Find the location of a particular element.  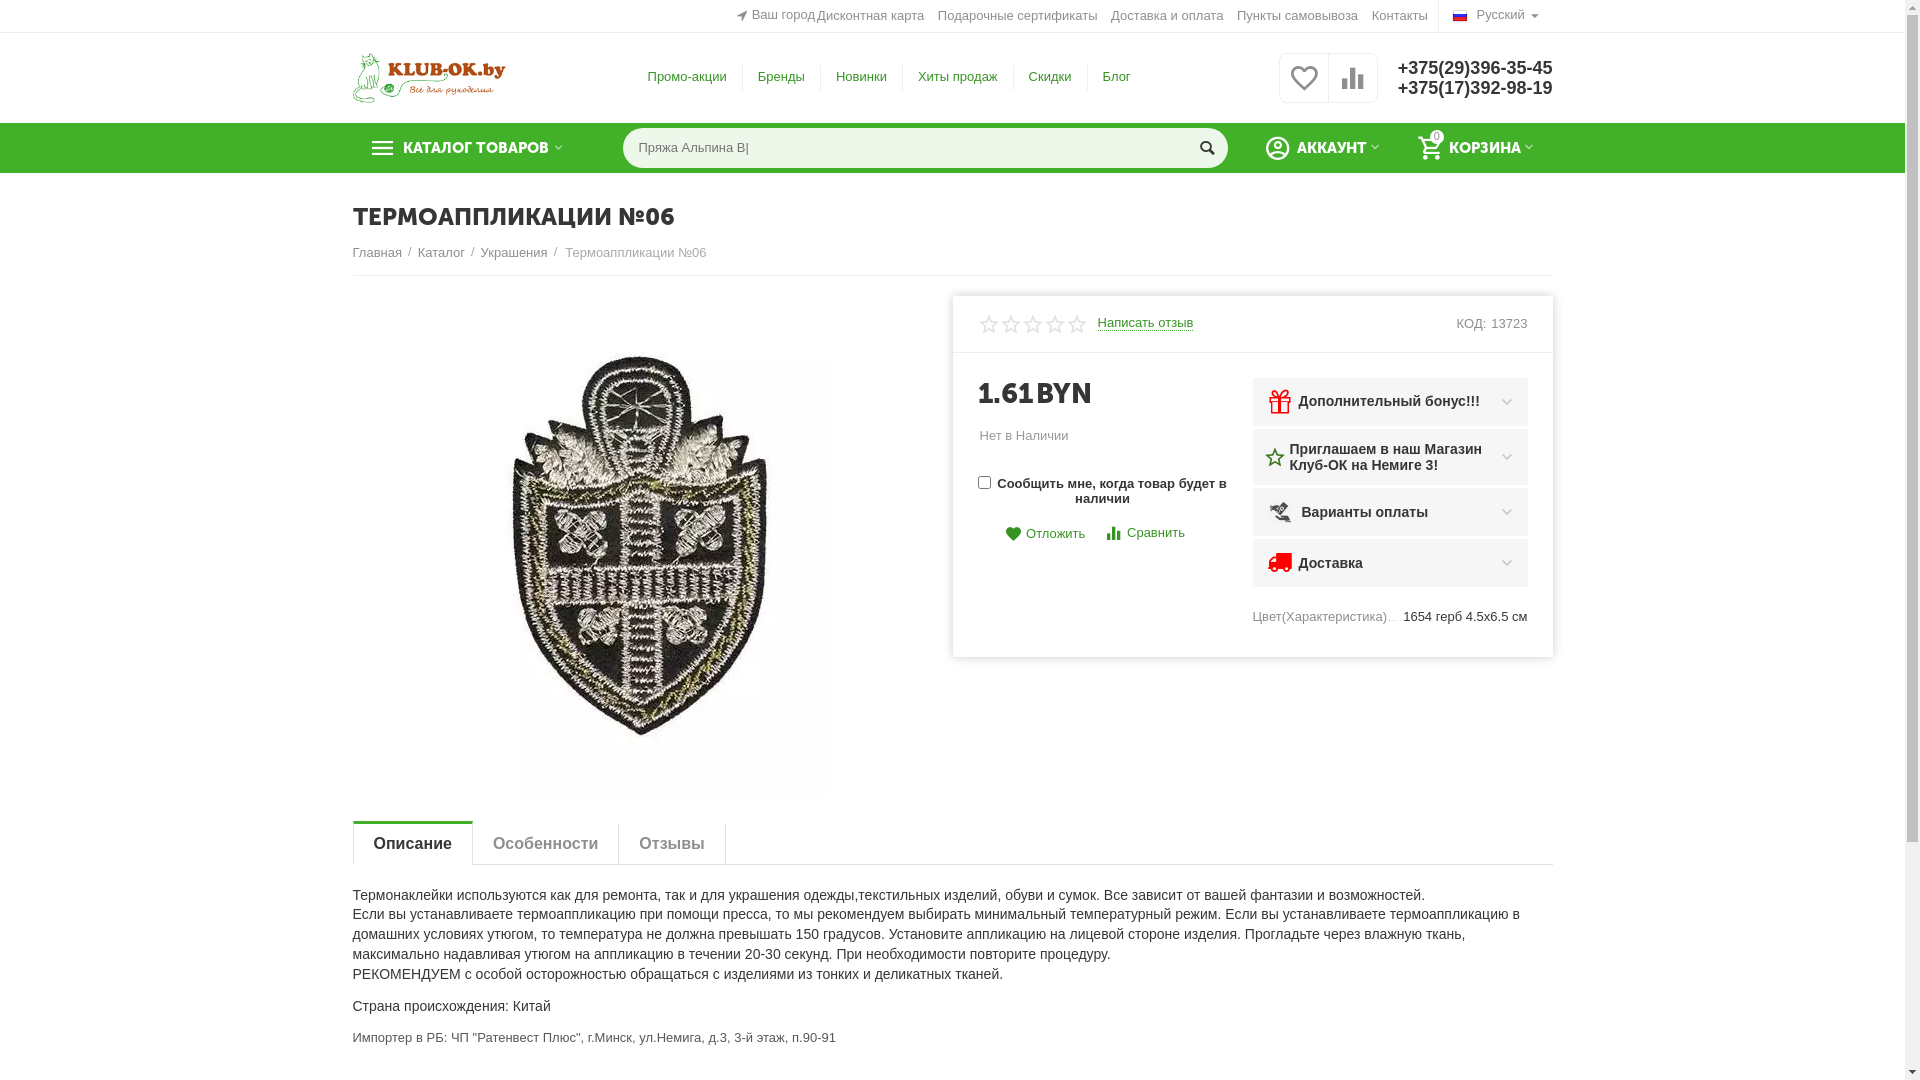

'+375(29)396-35-45' is located at coordinates (1396, 67).